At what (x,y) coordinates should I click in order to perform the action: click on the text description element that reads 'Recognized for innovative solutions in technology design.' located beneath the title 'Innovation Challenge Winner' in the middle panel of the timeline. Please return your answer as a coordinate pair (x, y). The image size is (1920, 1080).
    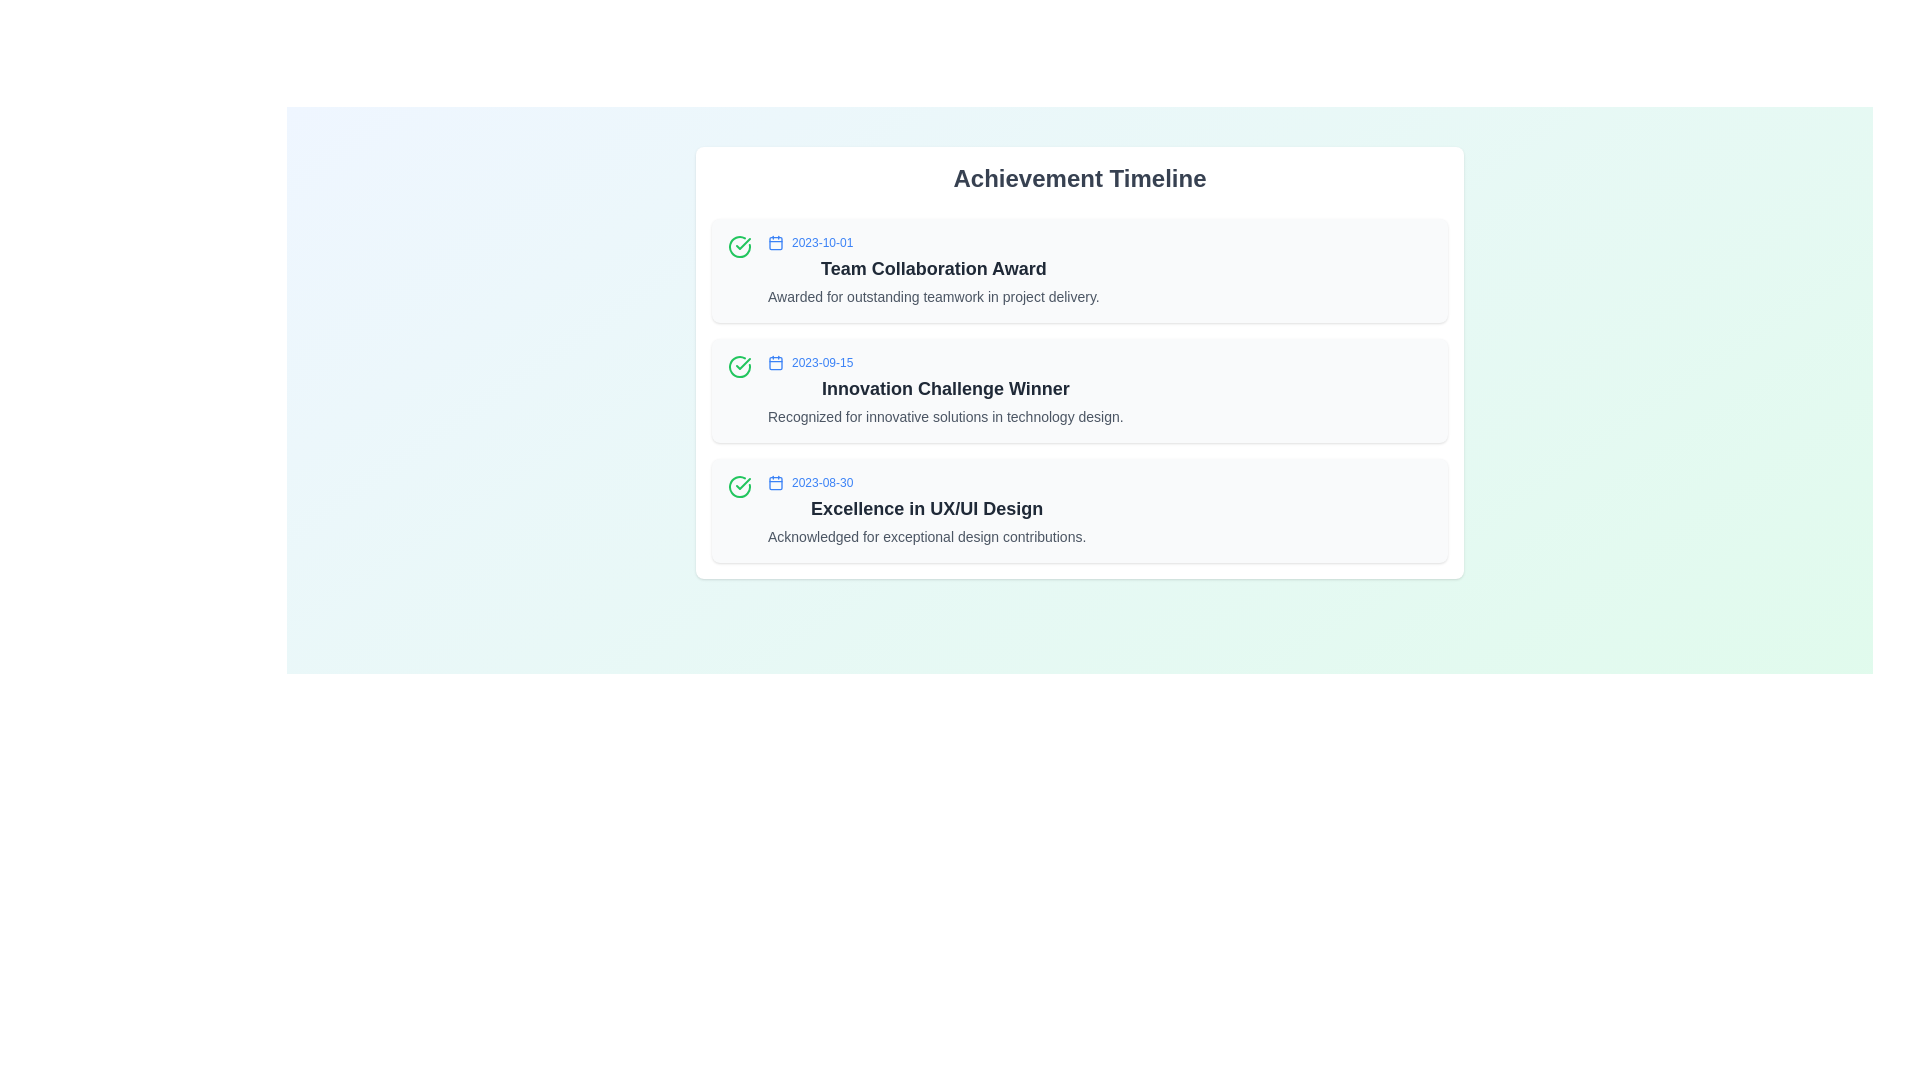
    Looking at the image, I should click on (944, 415).